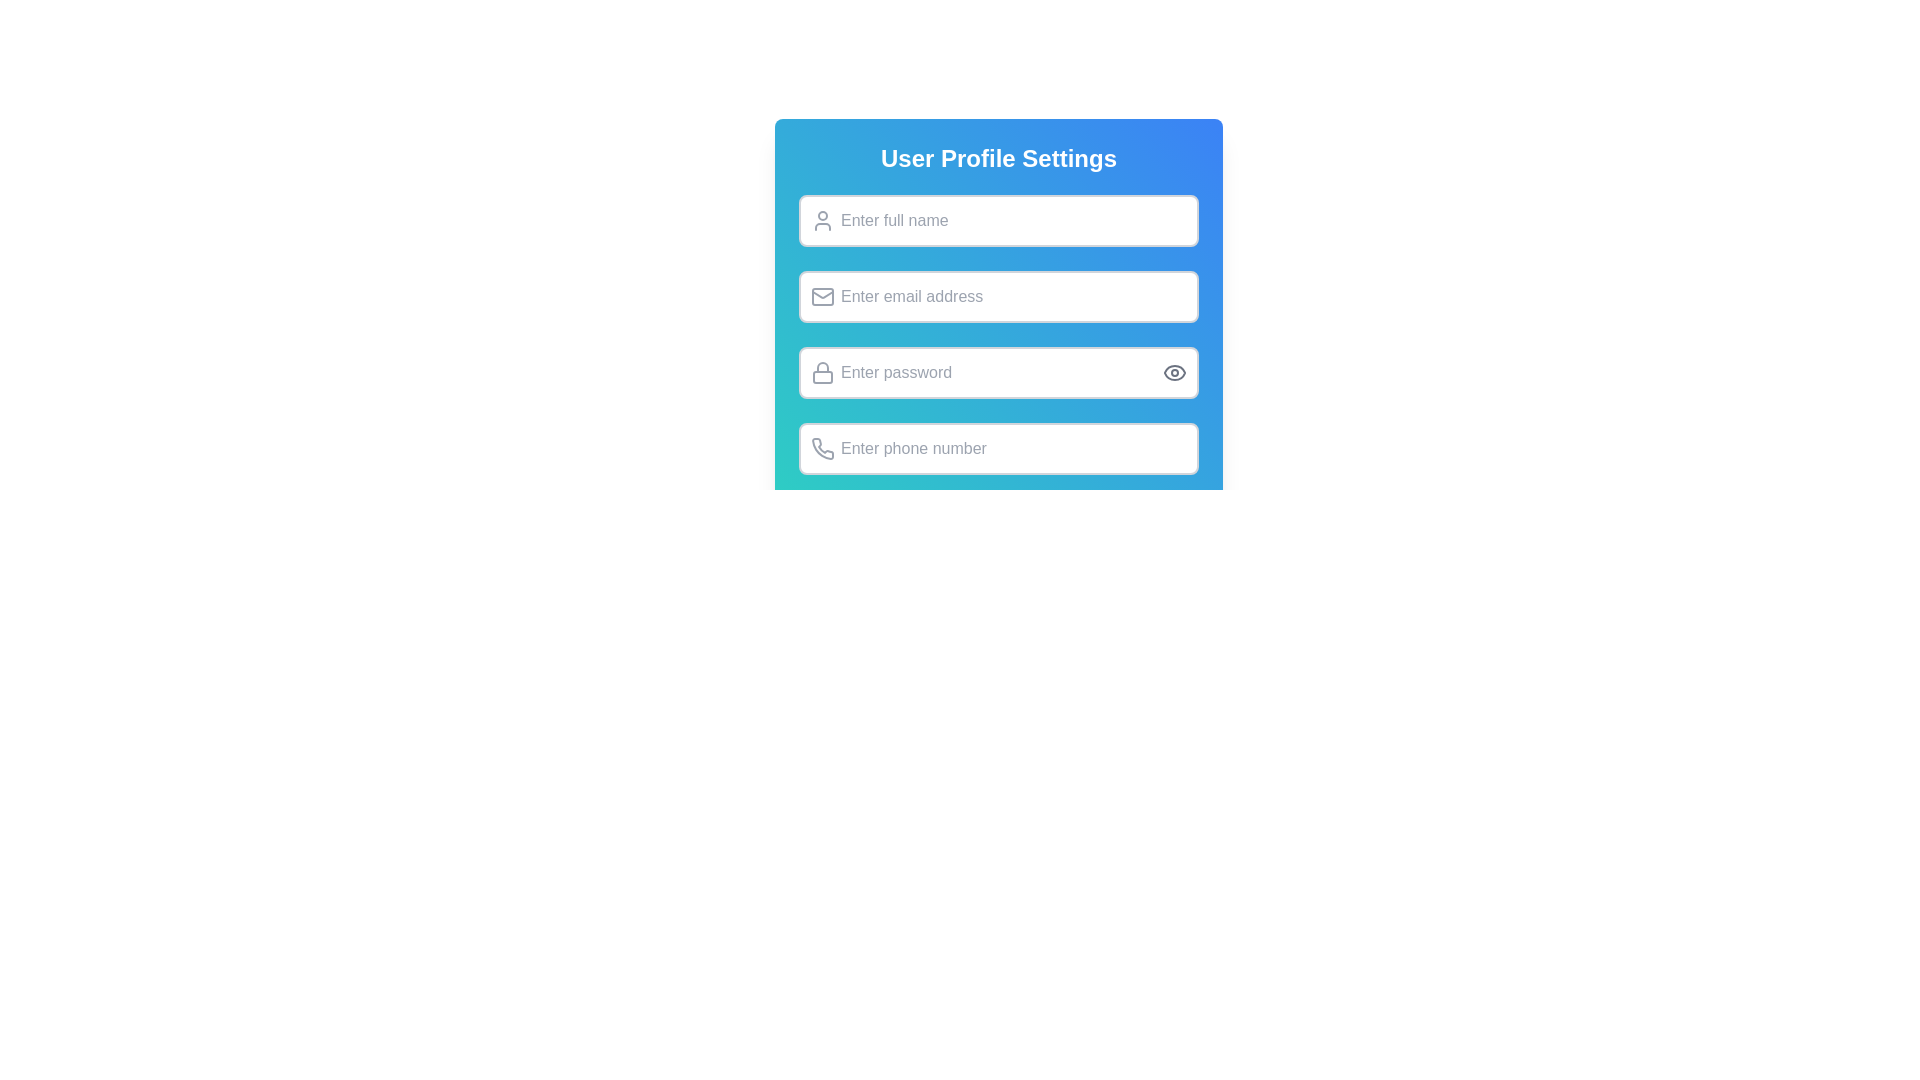 Image resolution: width=1920 pixels, height=1080 pixels. Describe the element at coordinates (822, 297) in the screenshot. I see `the envelope icon associated with email entry, which is positioned to the left of the input field labeled 'Enter email address'` at that location.